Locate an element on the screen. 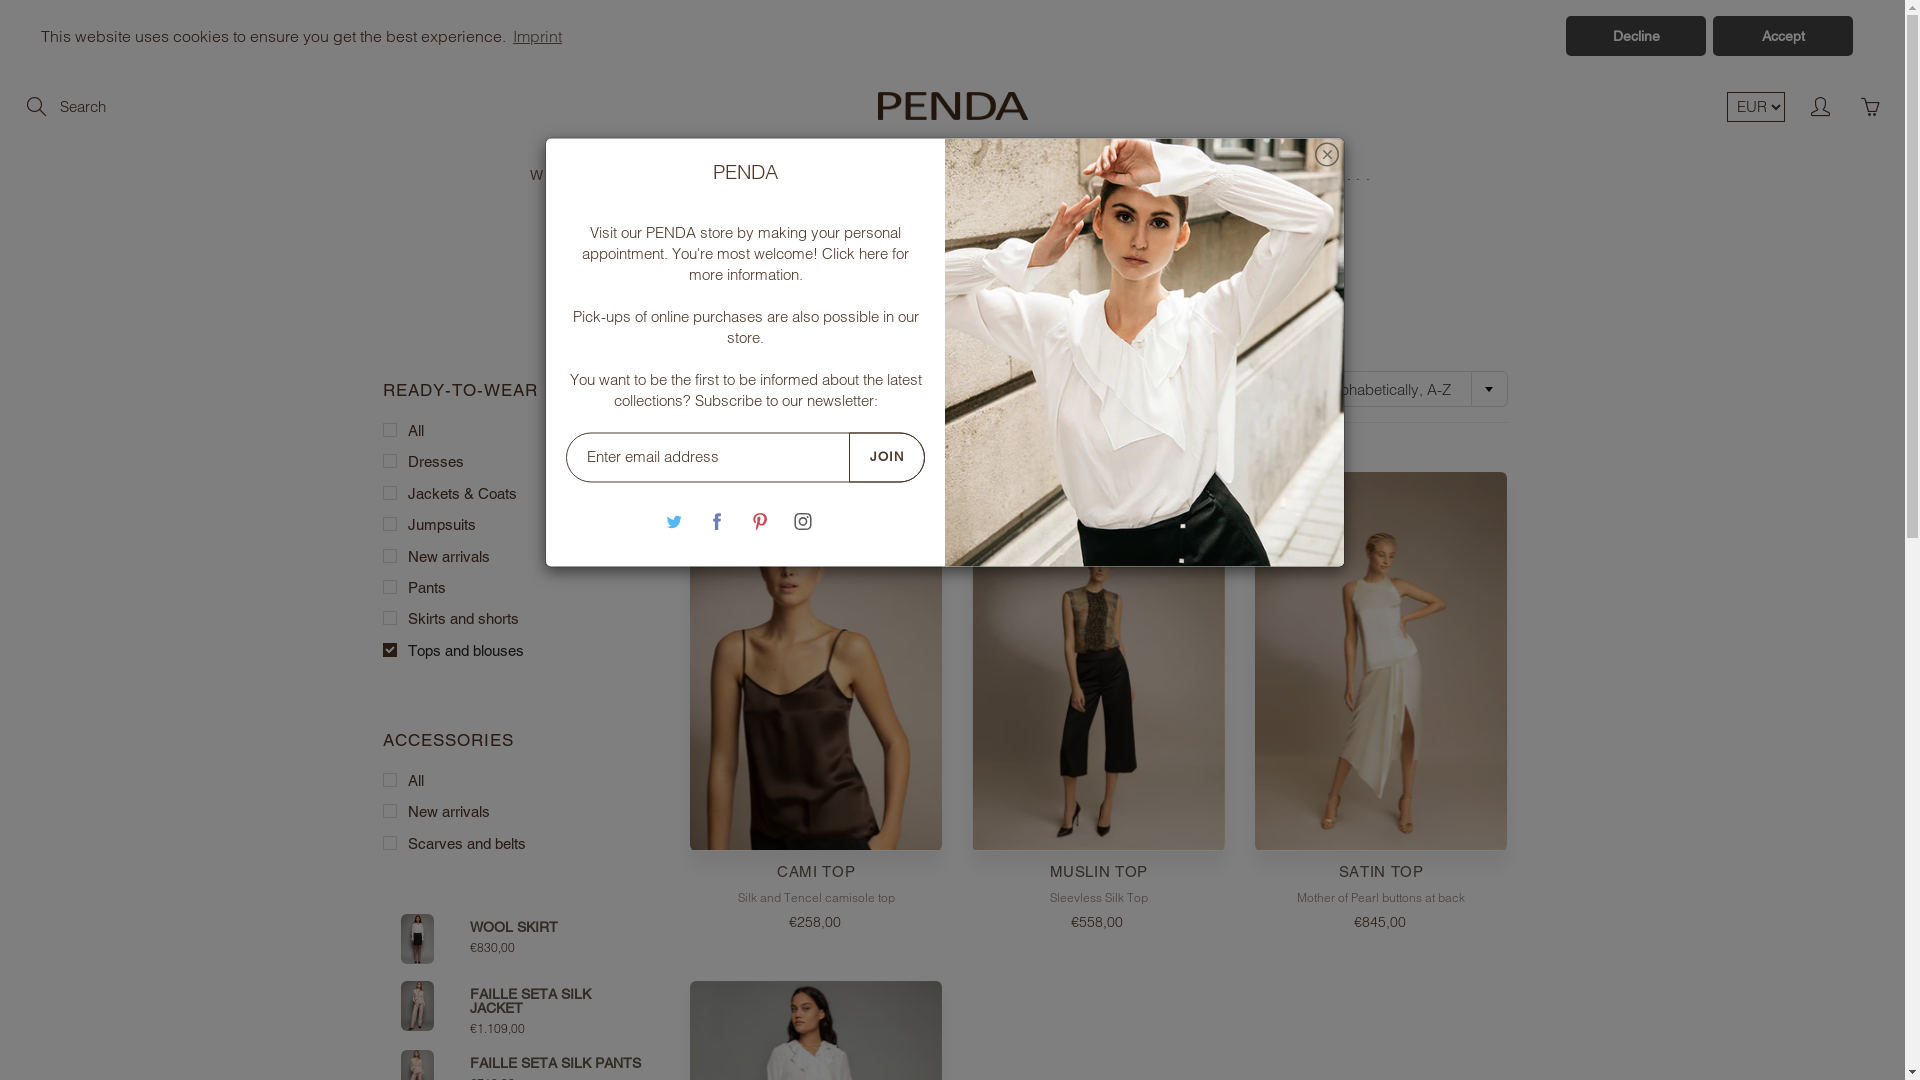 The image size is (1920, 1080). 'Dresses' is located at coordinates (513, 461).